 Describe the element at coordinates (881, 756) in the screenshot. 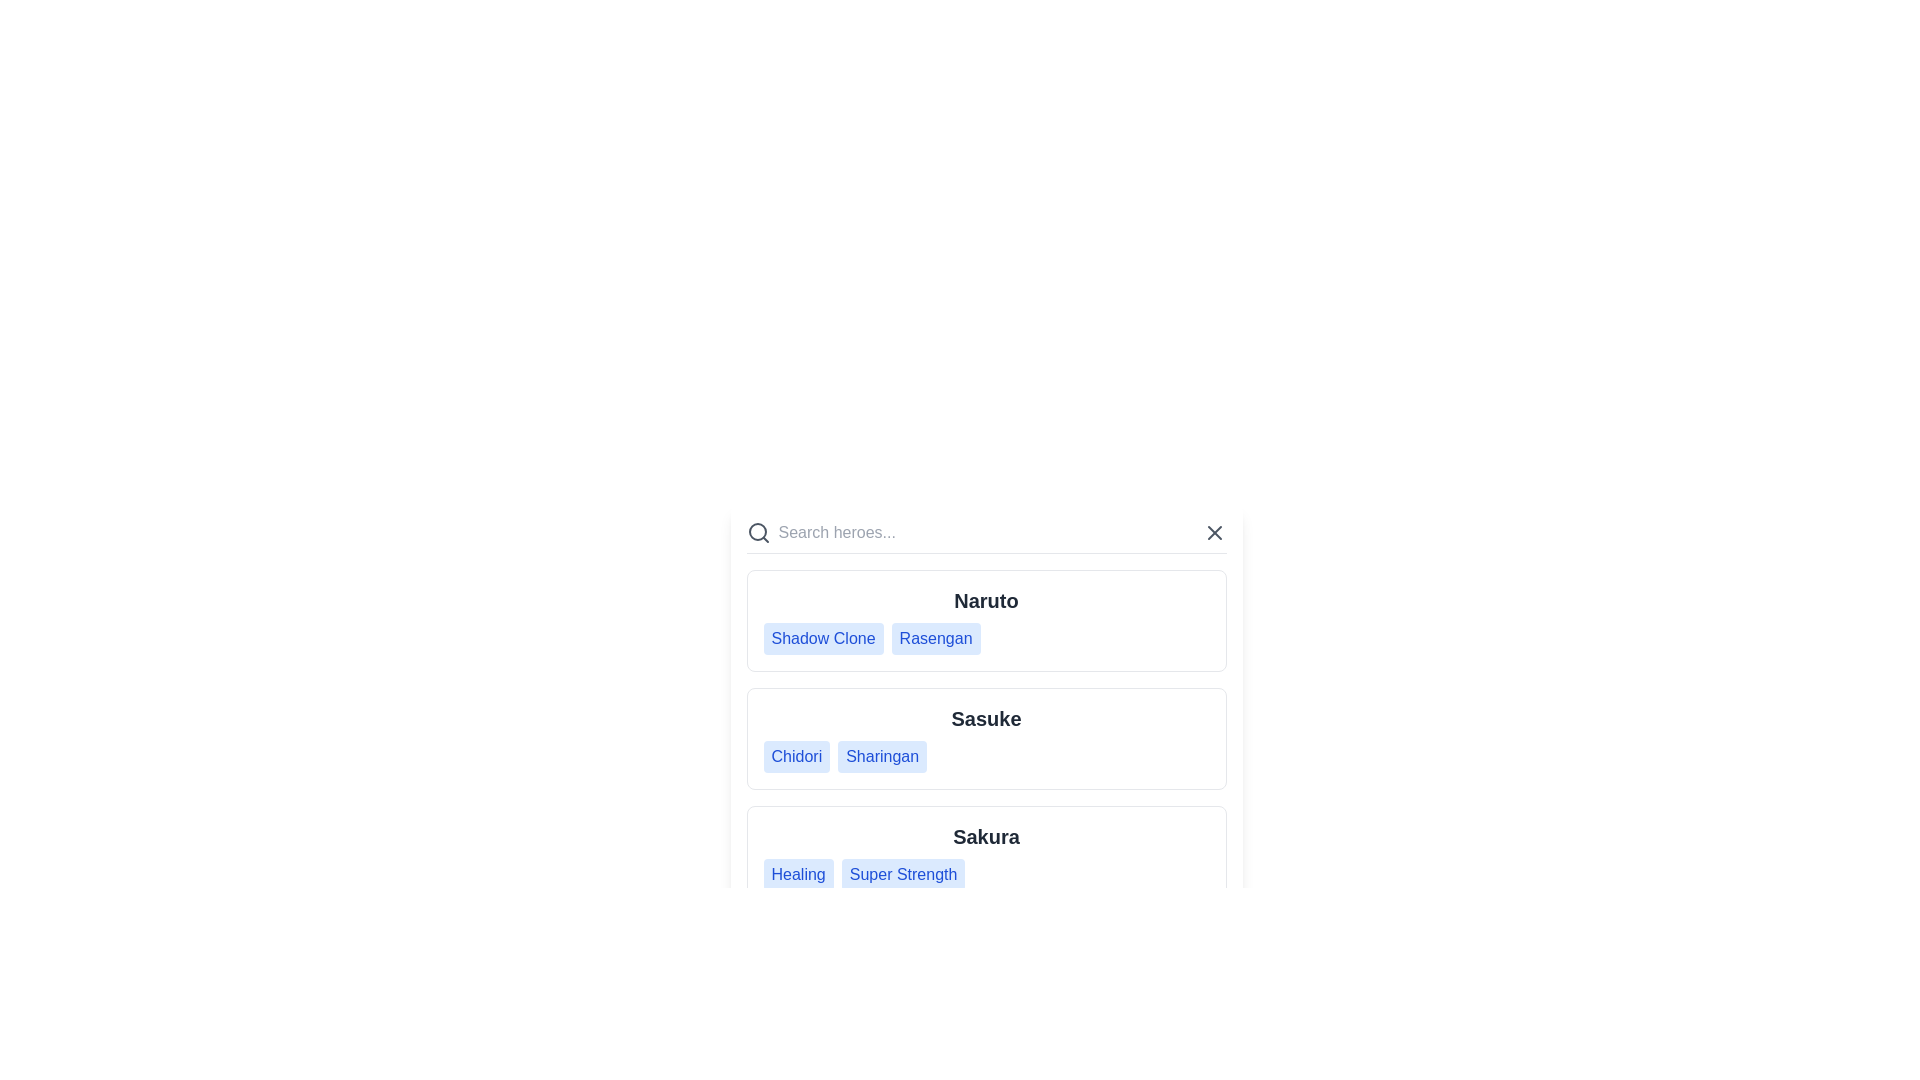

I see `label 'Sharingan' from the second badge in the horizontal arrangement in the 'Sasuke' section of the interface` at that location.